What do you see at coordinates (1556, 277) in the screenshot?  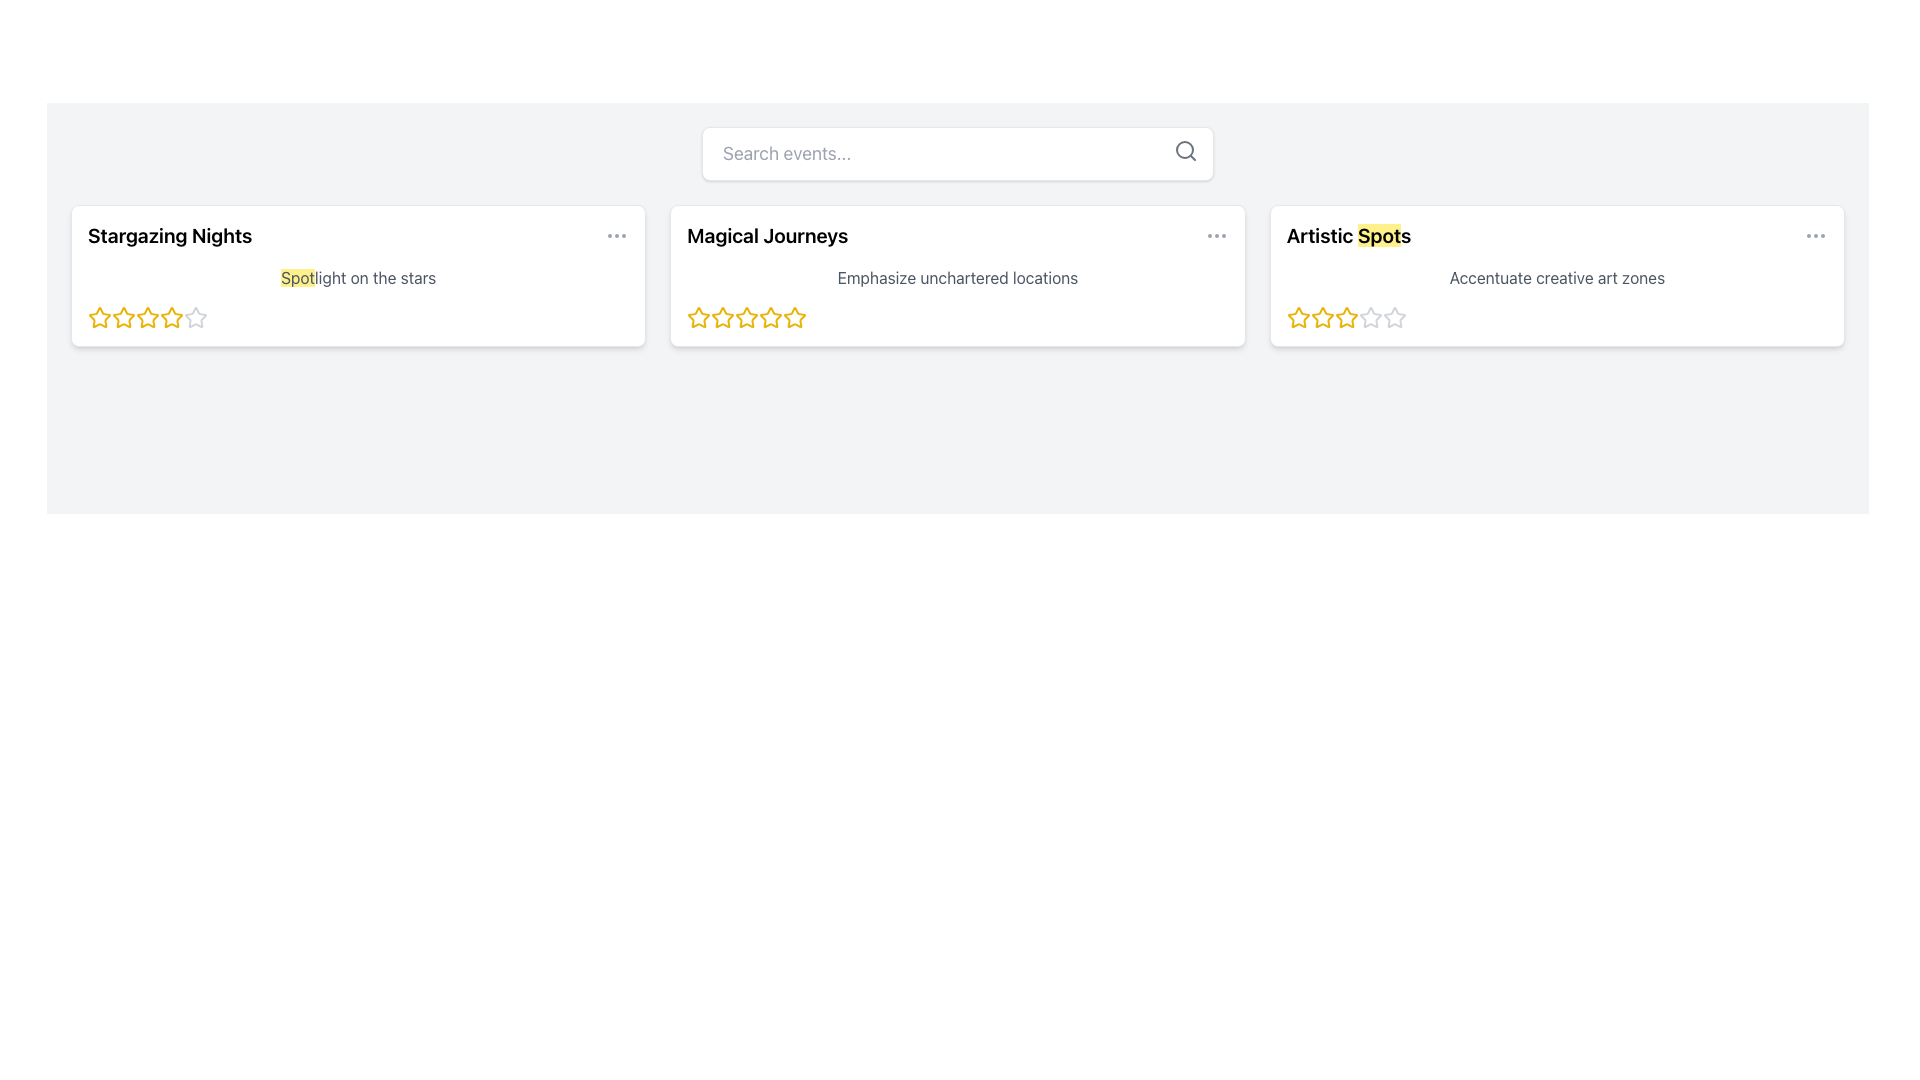 I see `the text element displaying 'Accentuate creative art zones', which is located below the title 'Artistic Spots' in the third content card of a three-card layout` at bounding box center [1556, 277].